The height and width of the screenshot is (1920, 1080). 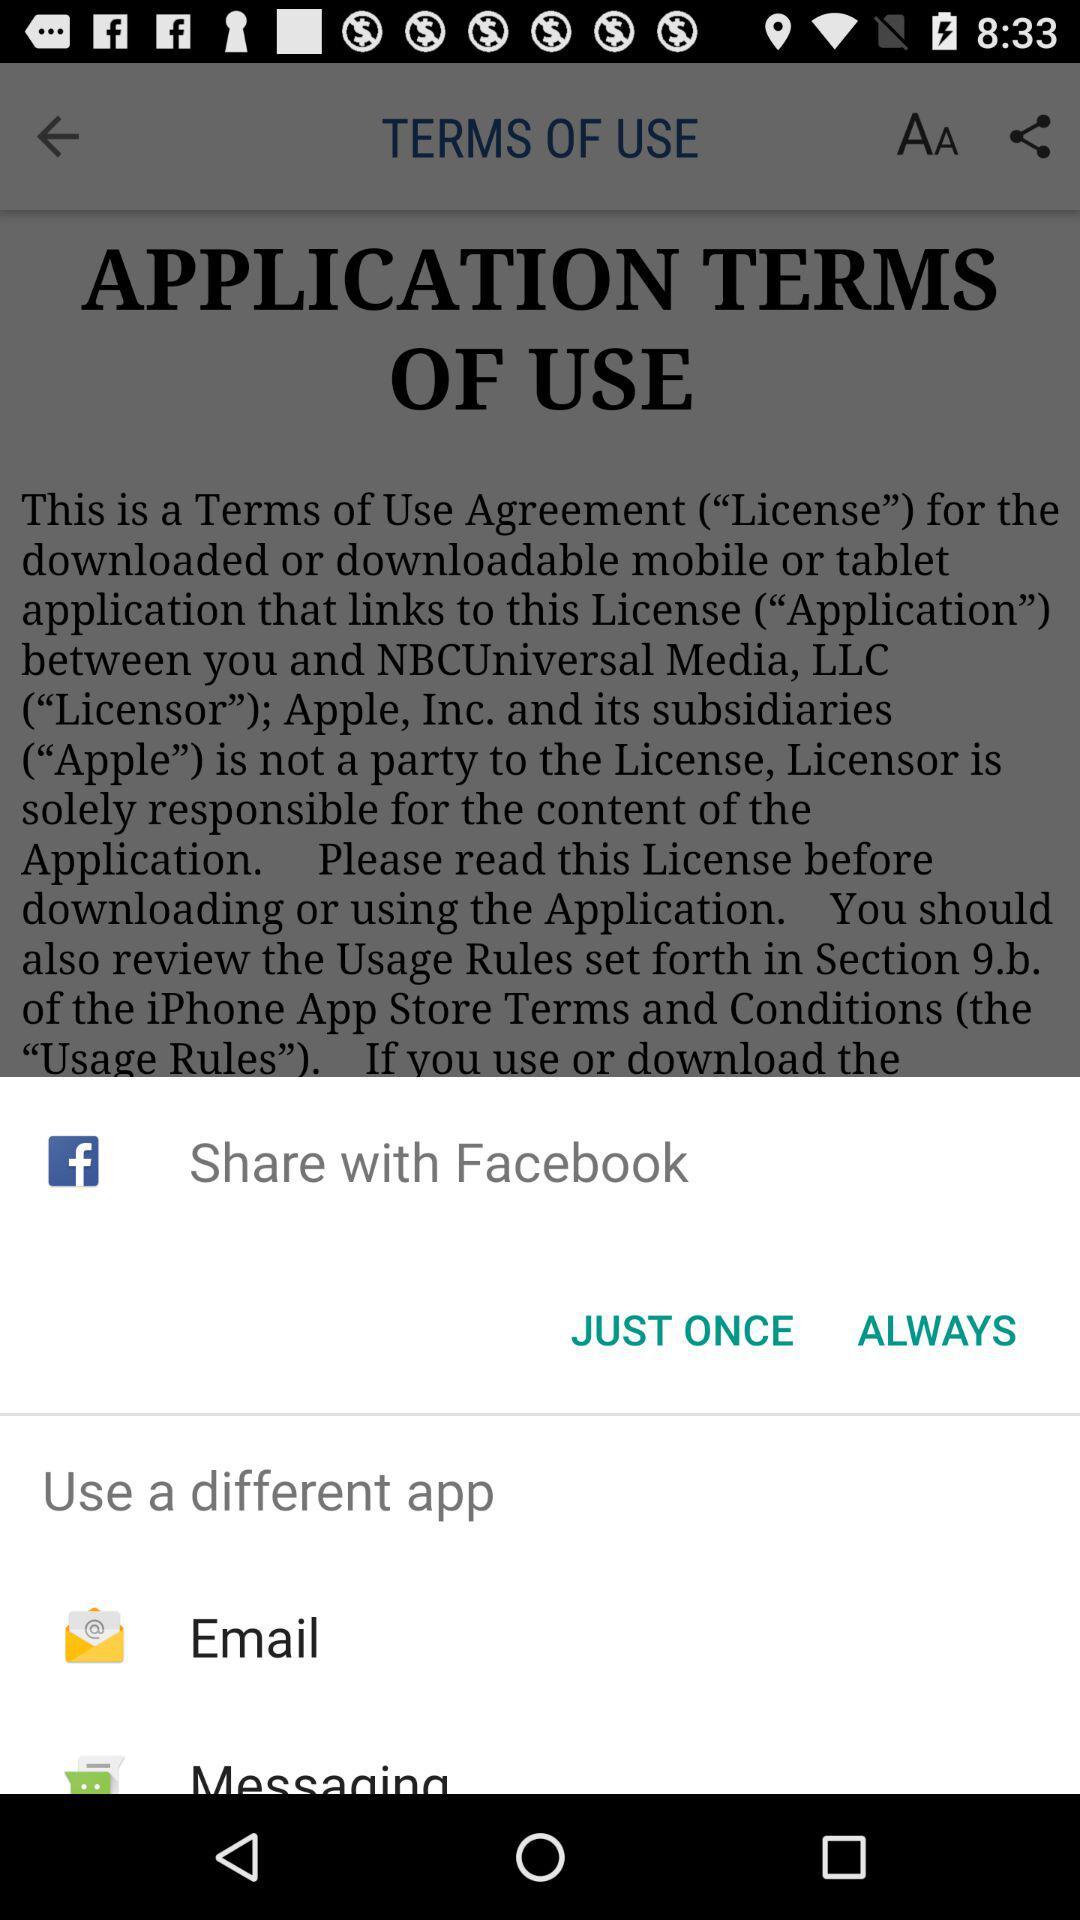 What do you see at coordinates (937, 1329) in the screenshot?
I see `icon to the right of the just once item` at bounding box center [937, 1329].